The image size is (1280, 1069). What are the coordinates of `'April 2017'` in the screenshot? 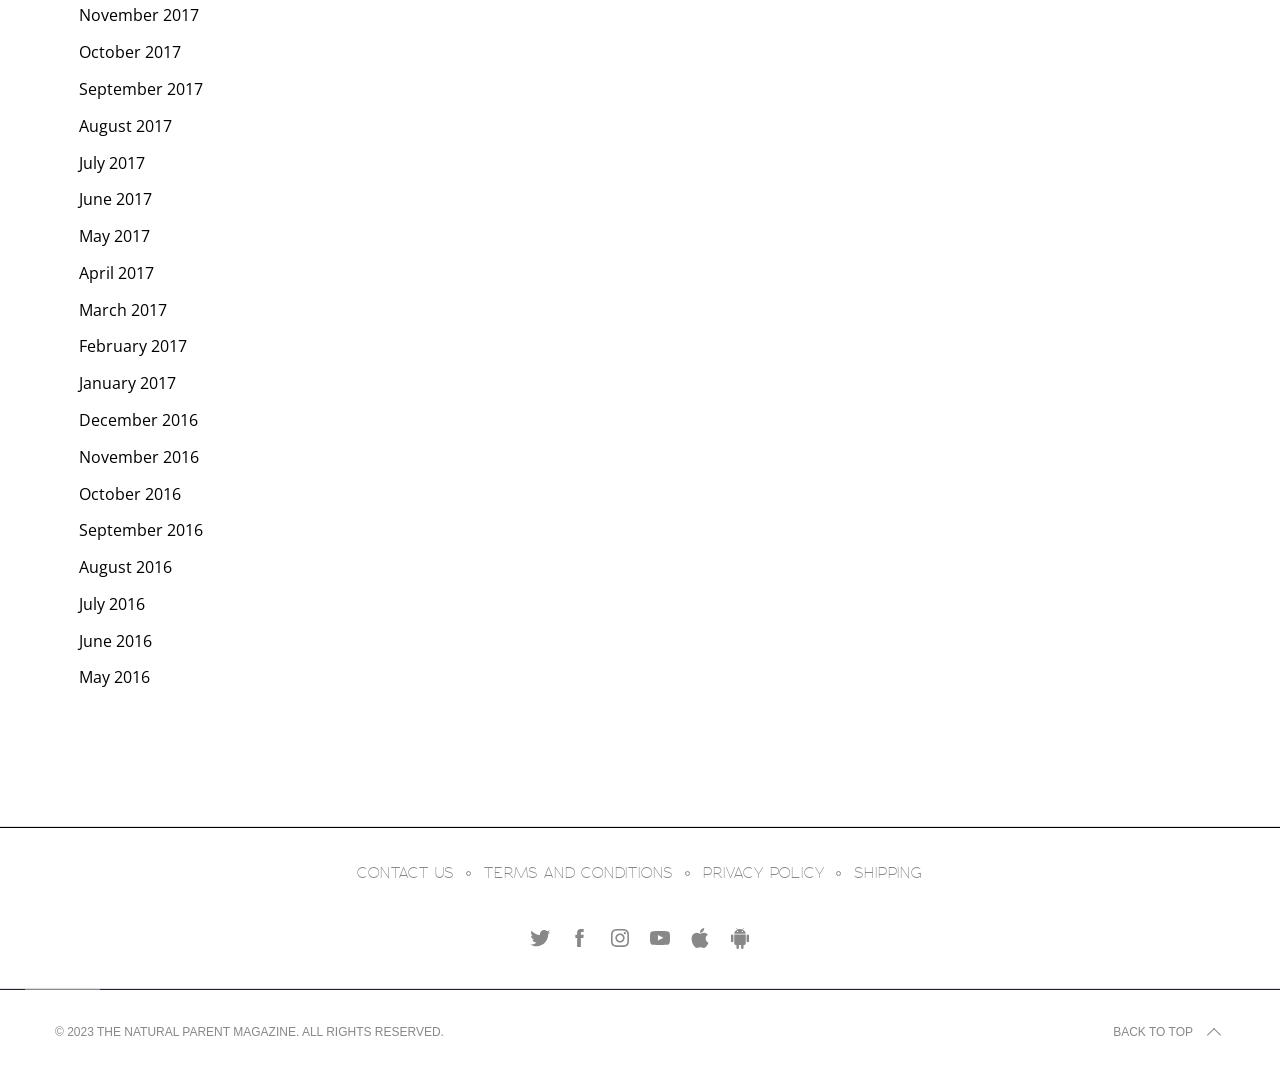 It's located at (115, 270).